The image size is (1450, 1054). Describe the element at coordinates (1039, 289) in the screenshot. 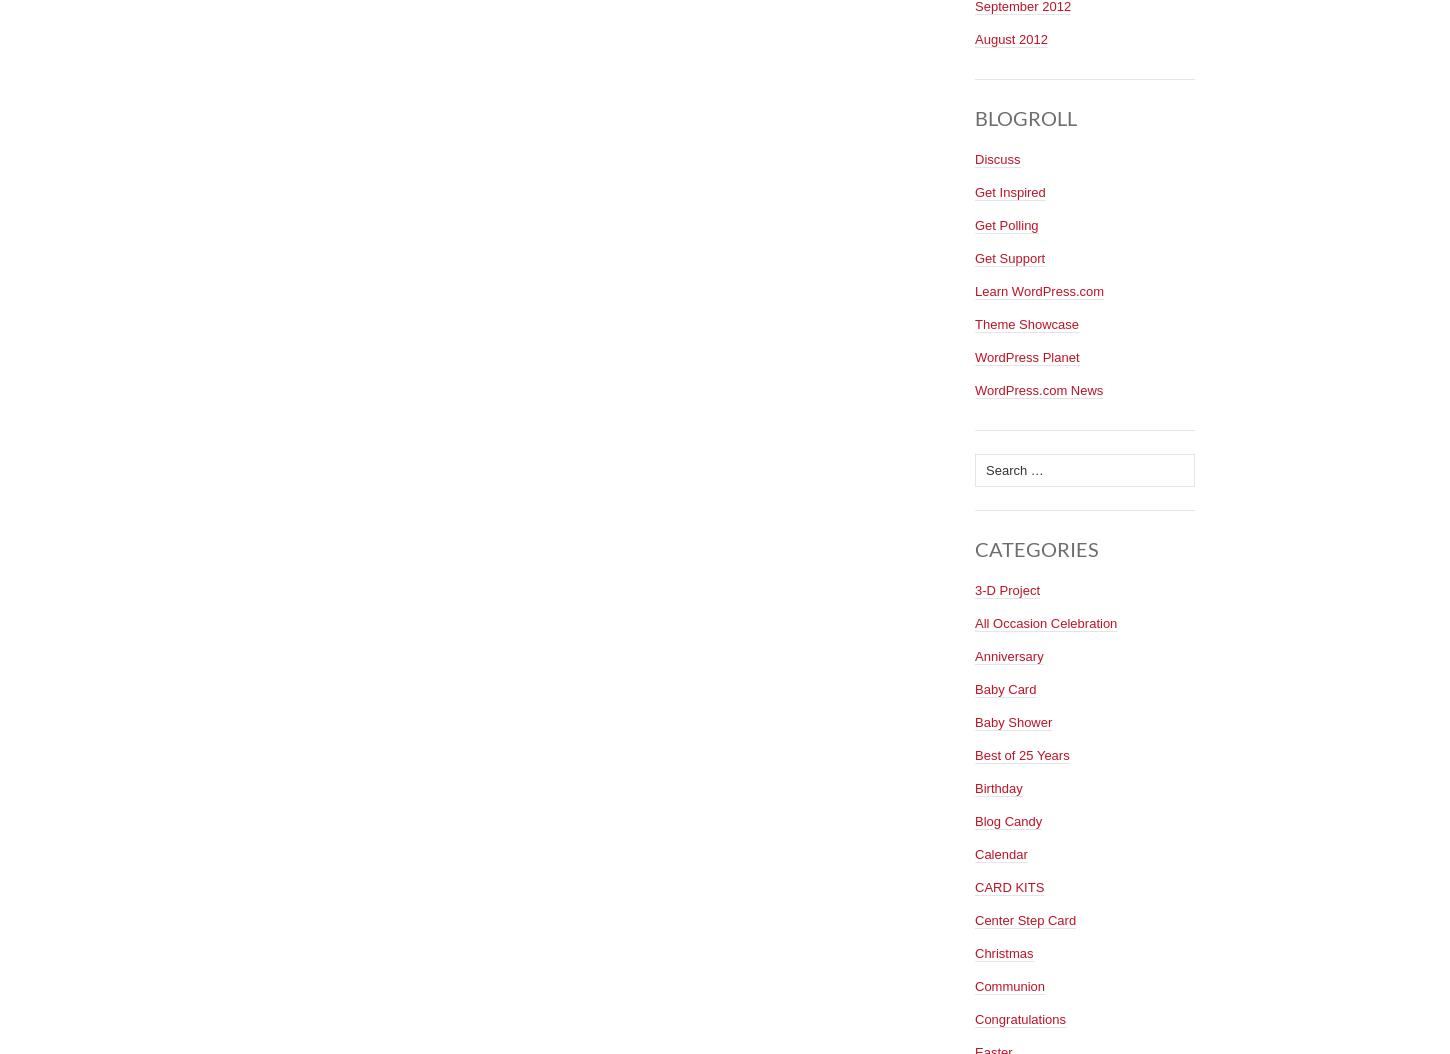

I see `'Learn WordPress.com'` at that location.